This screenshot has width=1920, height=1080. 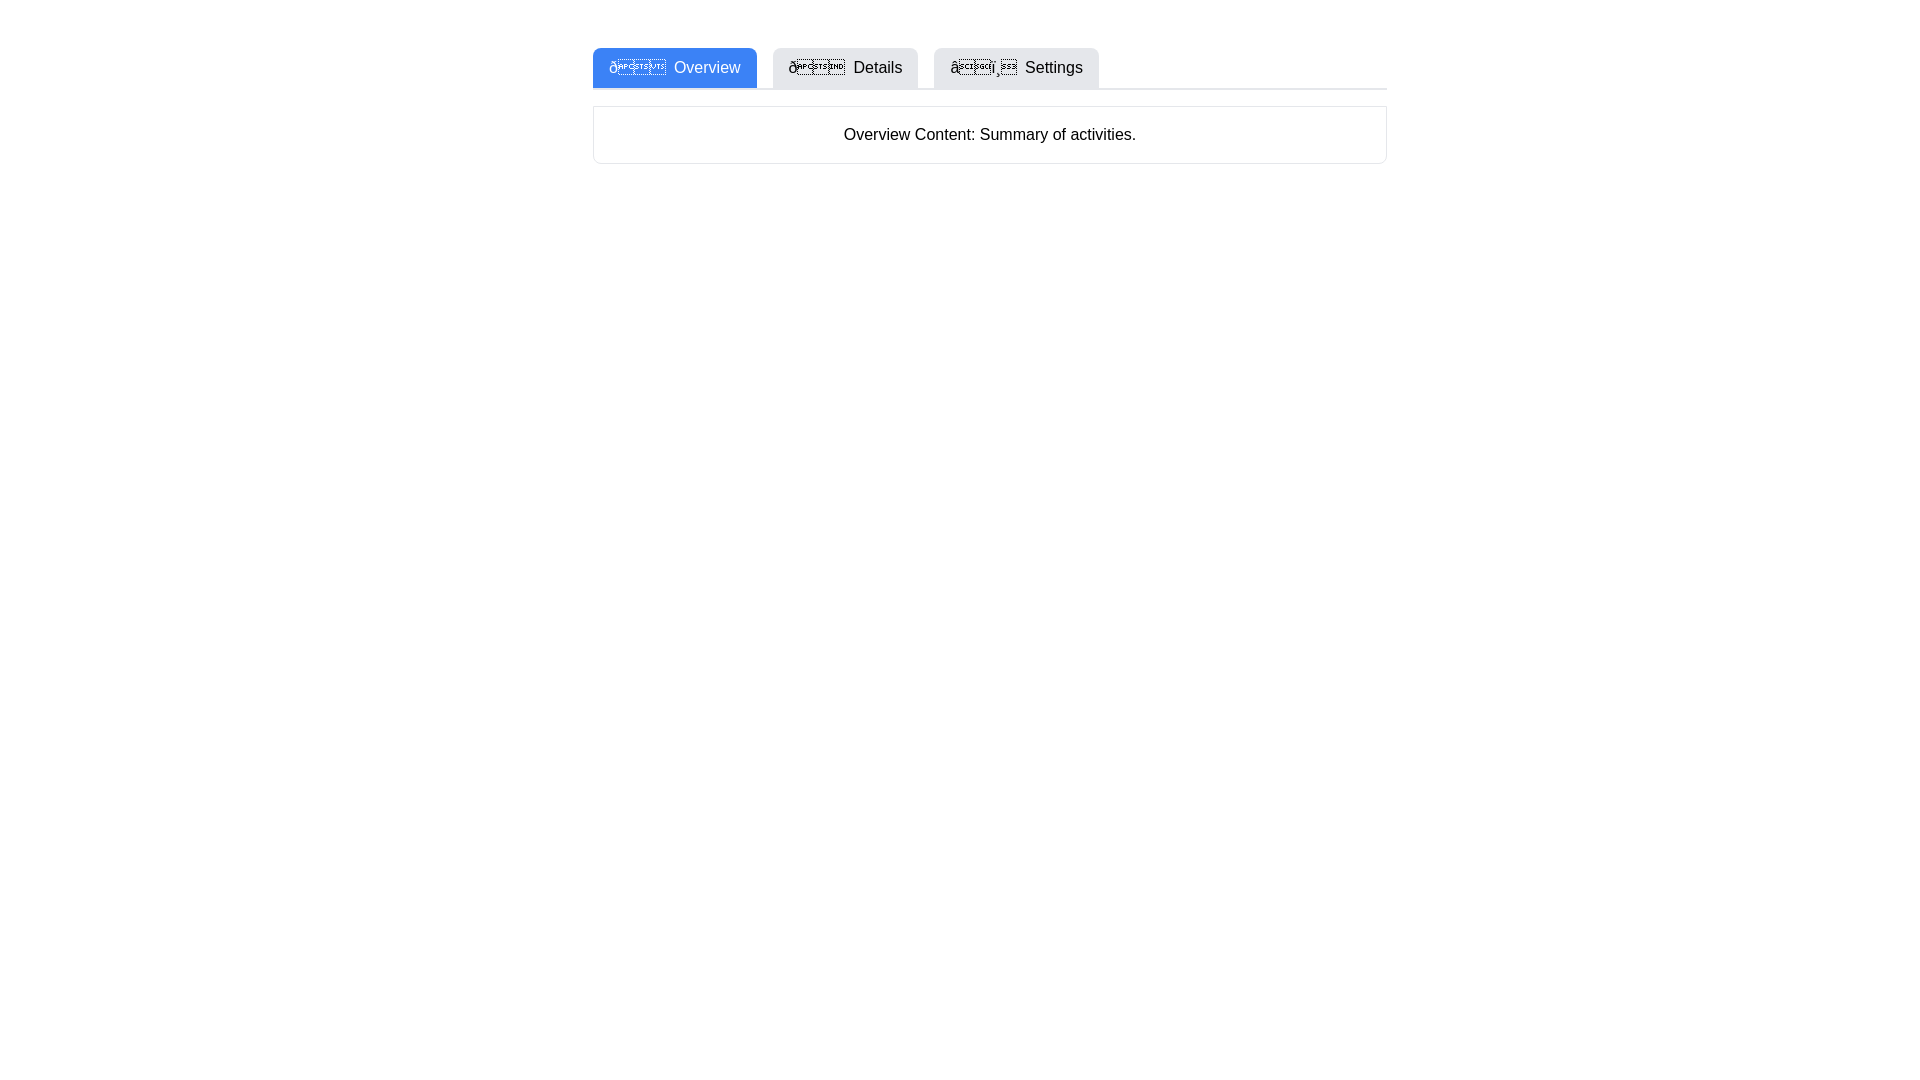 I want to click on the 'Details' tab button, which is the second tab in a horizontally arranged list, so click(x=845, y=67).